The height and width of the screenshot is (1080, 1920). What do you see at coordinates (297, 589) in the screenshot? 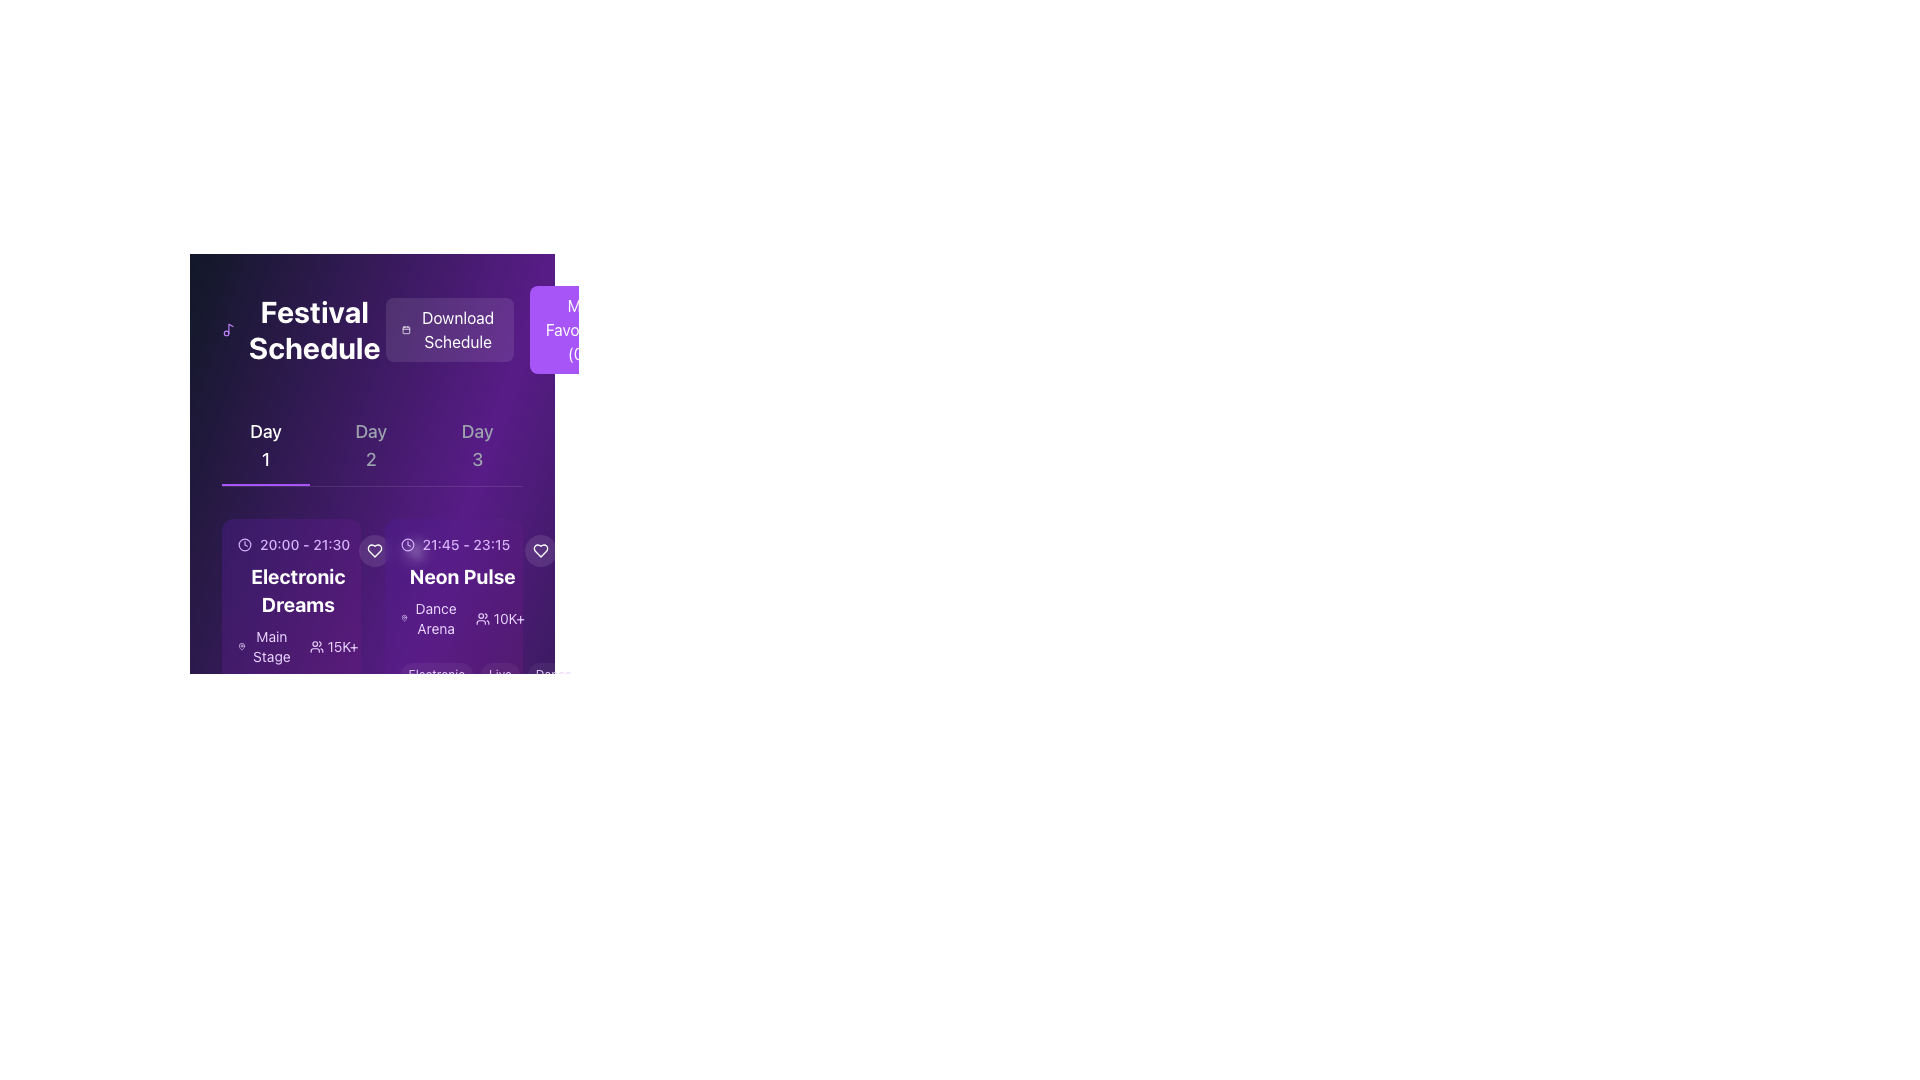
I see `and comprehend the text label indicating the event title 'Electronic Dreams' located within the event information card, positioned below the time indicator and above the stage and attendee details` at bounding box center [297, 589].